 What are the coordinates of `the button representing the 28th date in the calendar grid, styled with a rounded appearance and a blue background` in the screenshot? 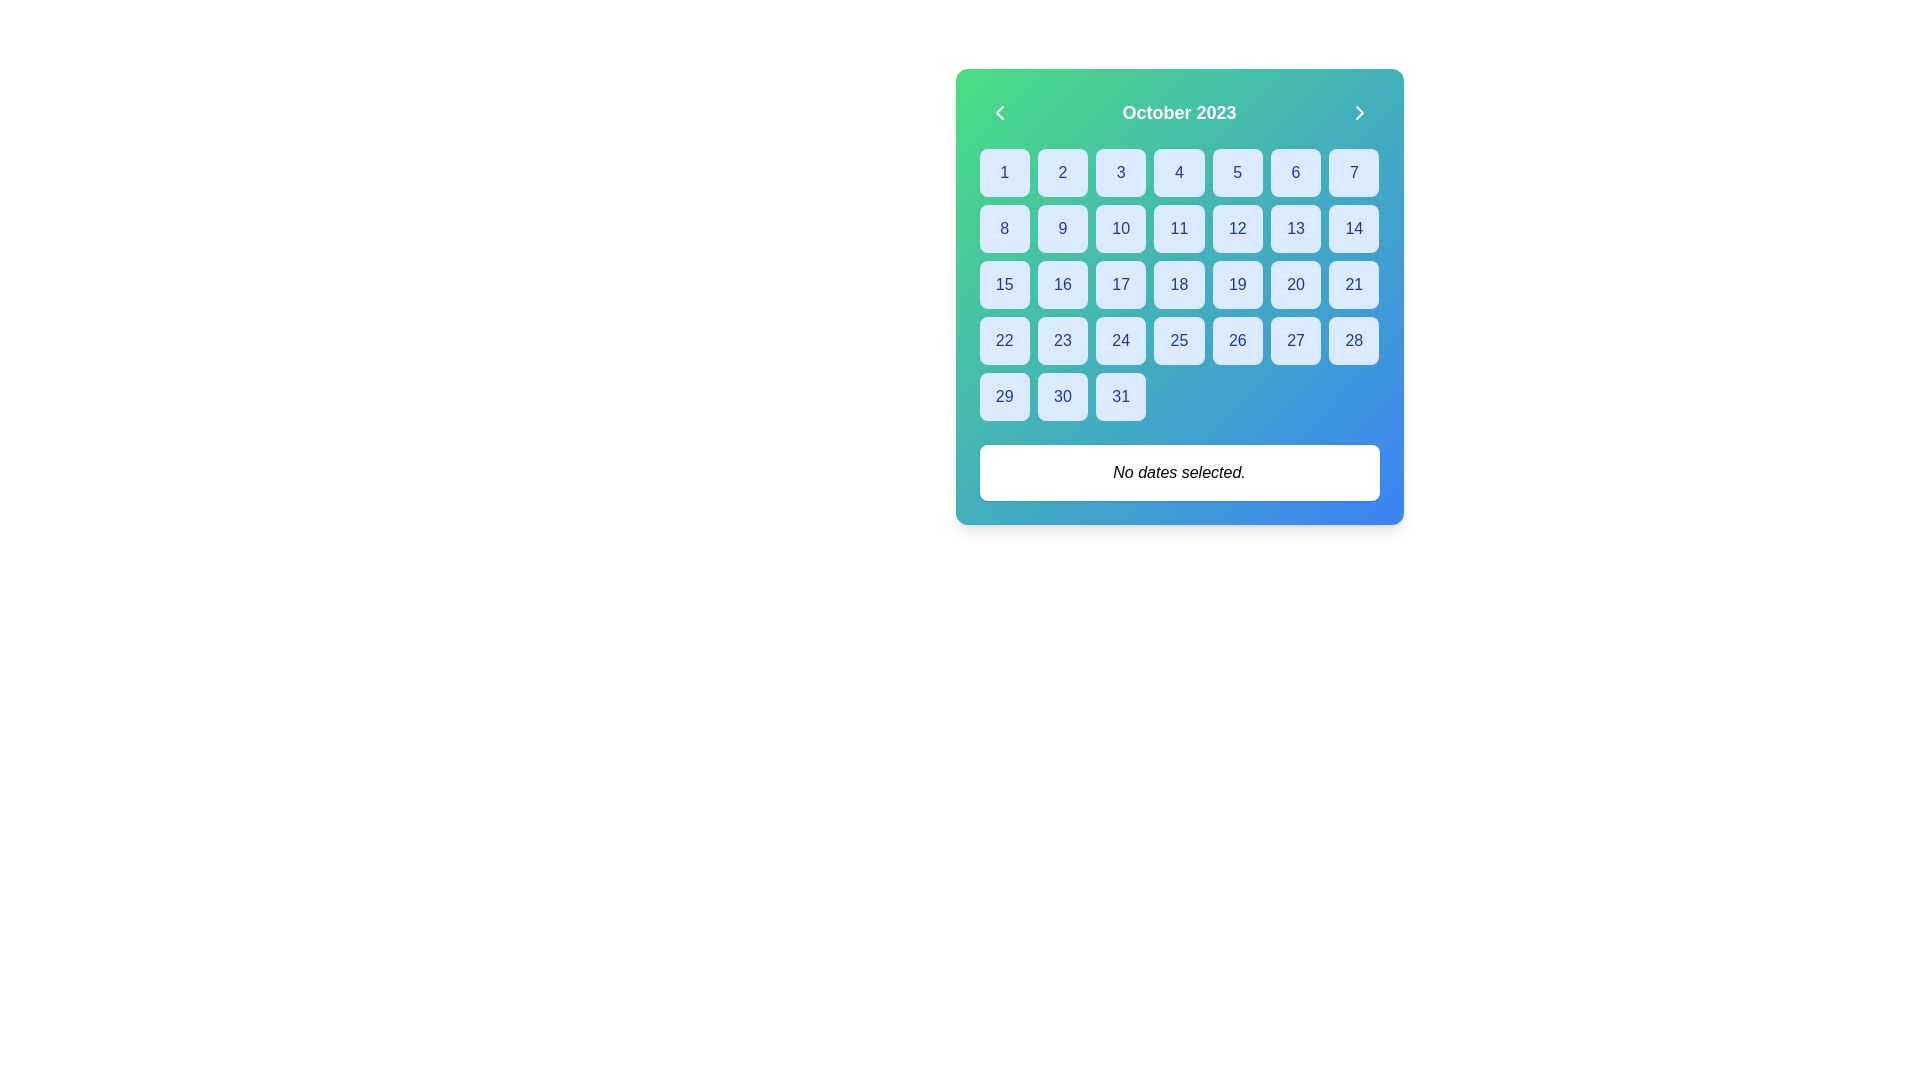 It's located at (1354, 339).